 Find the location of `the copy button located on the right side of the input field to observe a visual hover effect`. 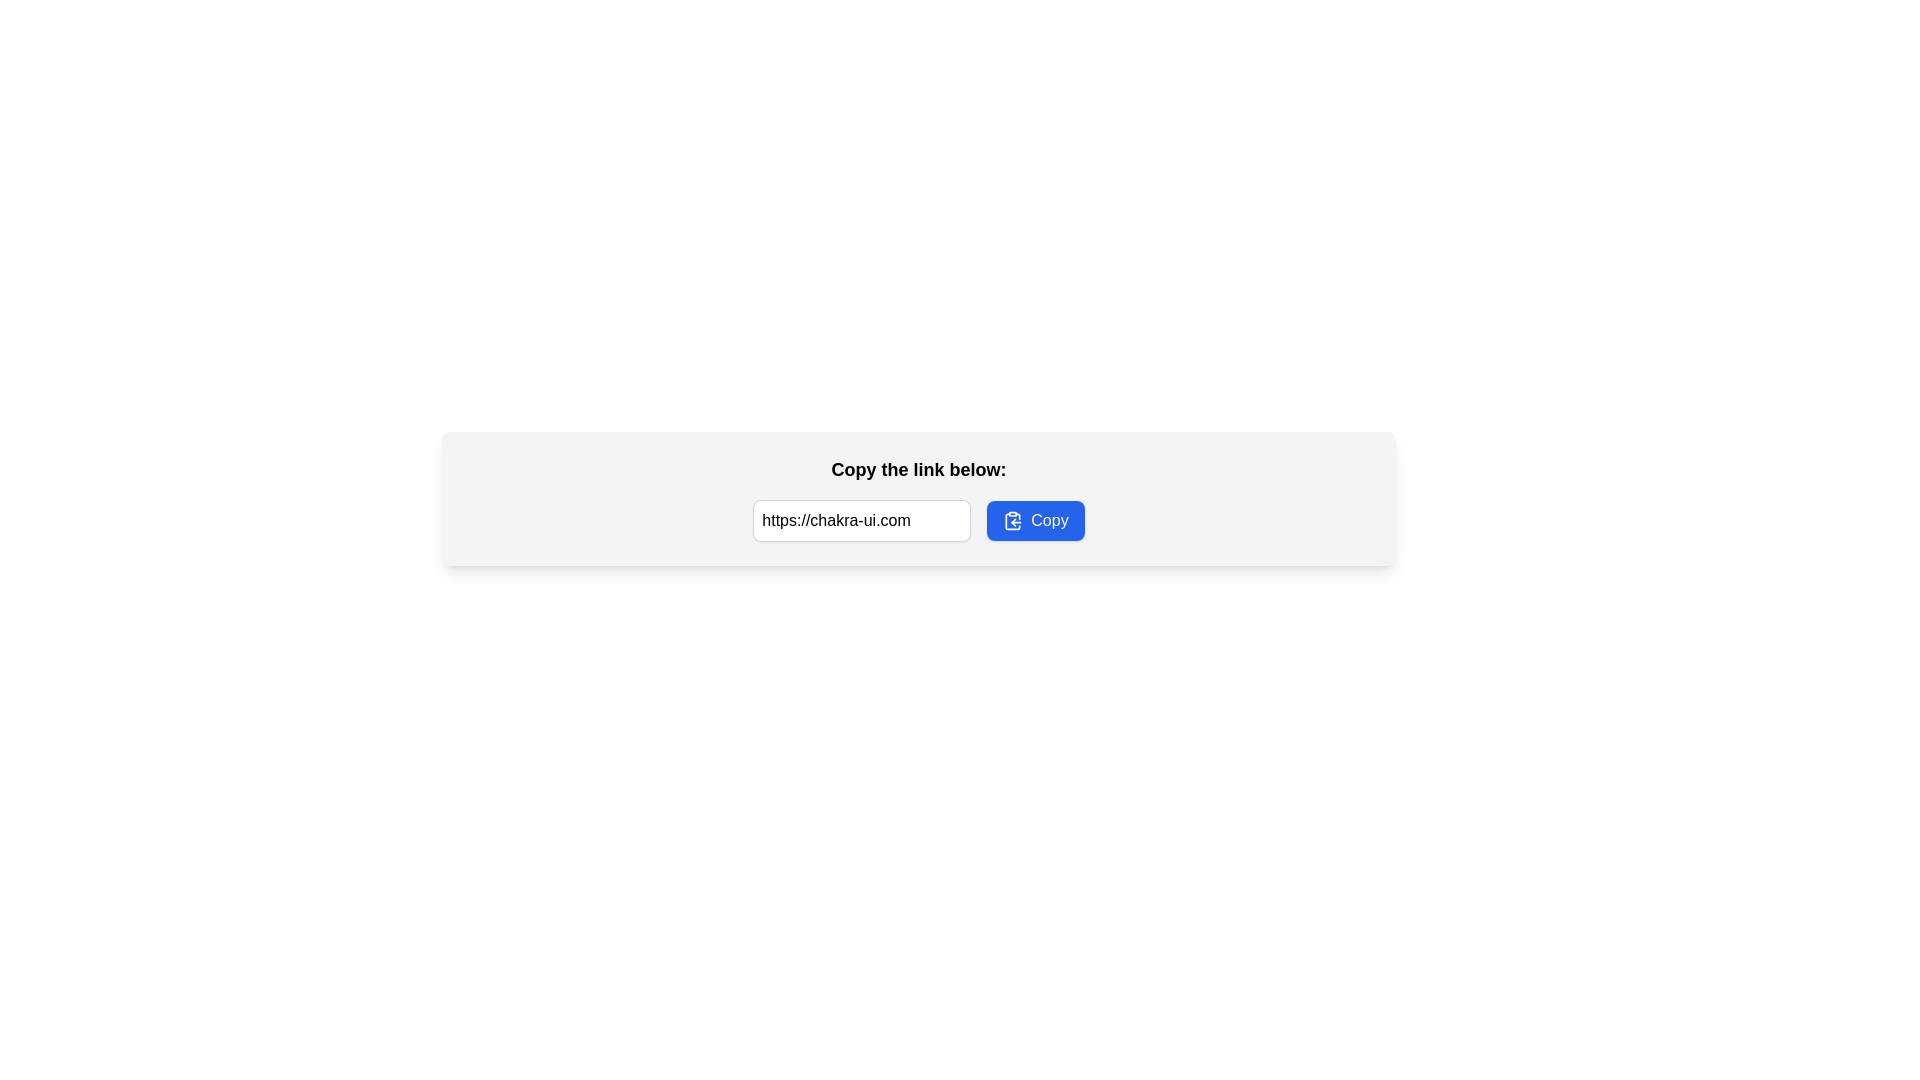

the copy button located on the right side of the input field to observe a visual hover effect is located at coordinates (1036, 519).